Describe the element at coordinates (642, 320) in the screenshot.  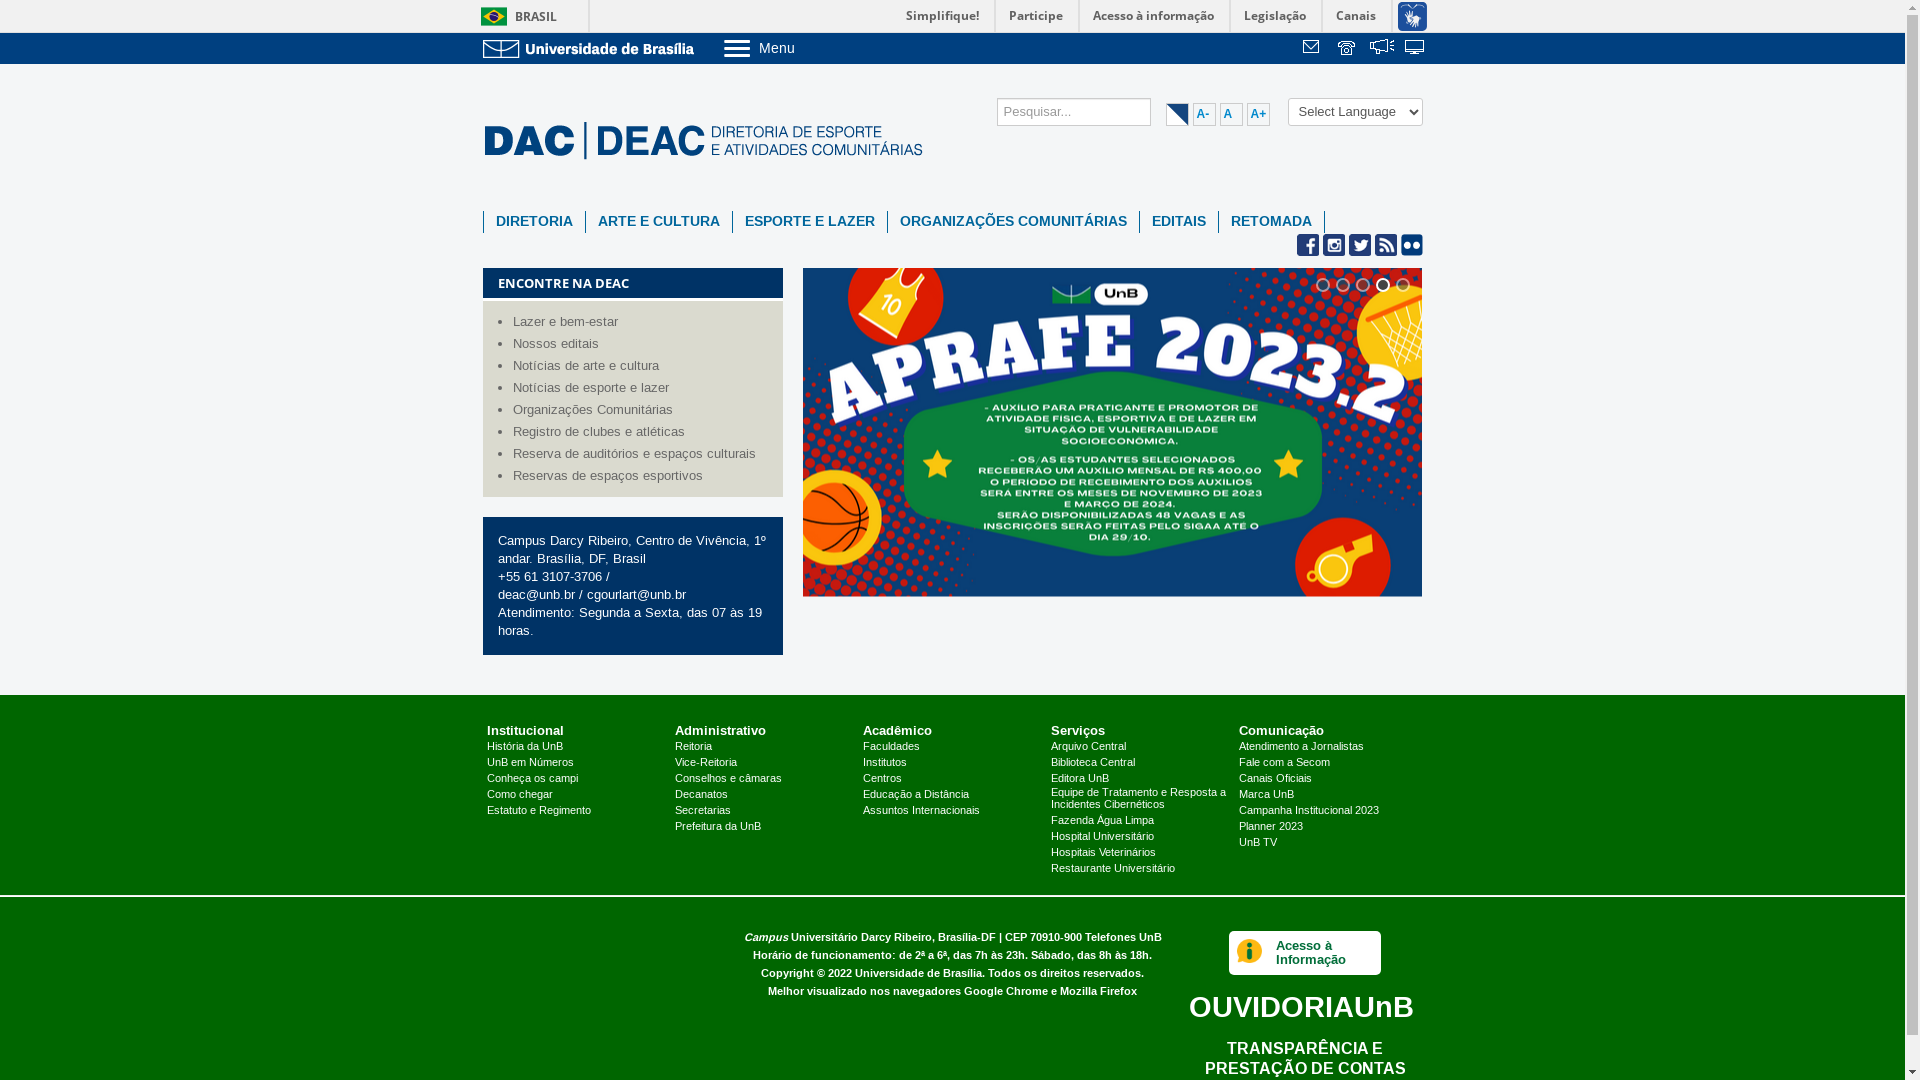
I see `'Lazer e bem-estar'` at that location.